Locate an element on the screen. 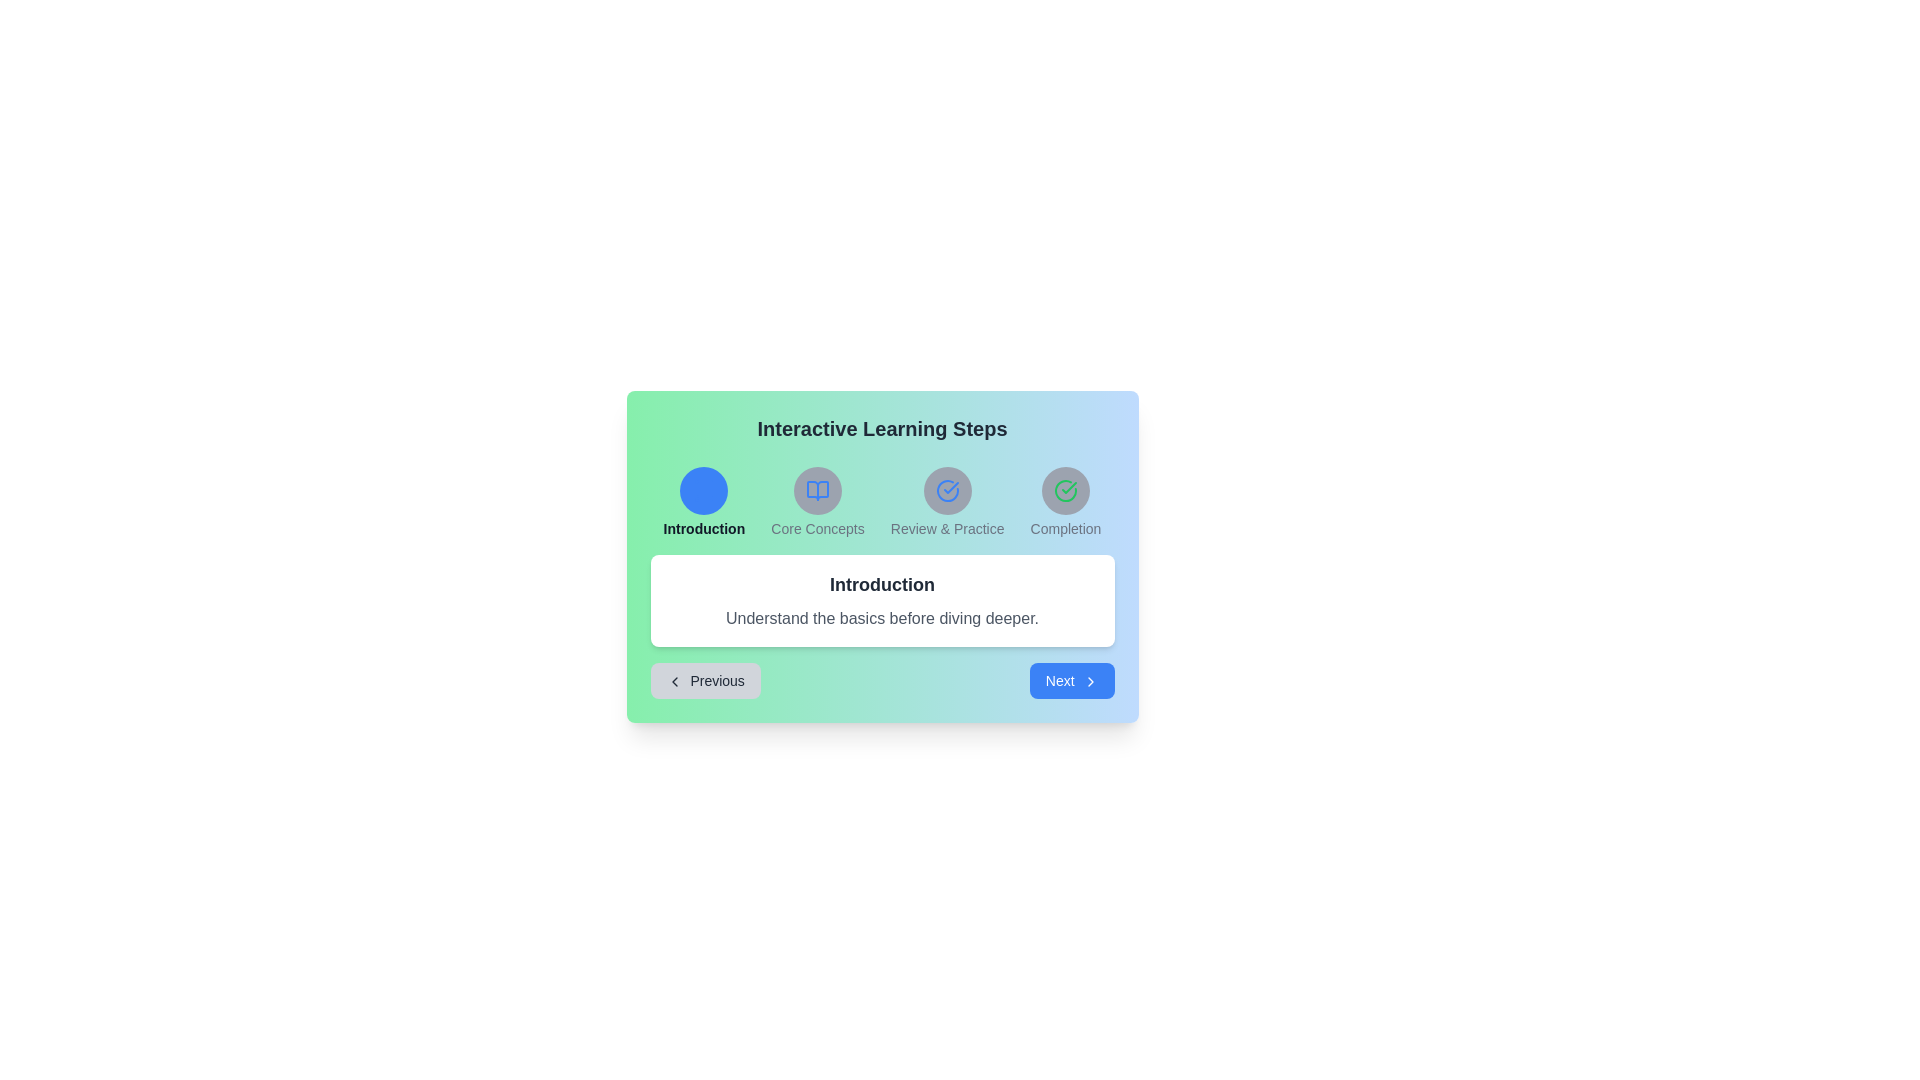 This screenshot has width=1920, height=1080. the 'Review & Practice' Indicator button, which is the third in a row of four interactive step indicators located at the top of a centered modal is located at coordinates (946, 490).